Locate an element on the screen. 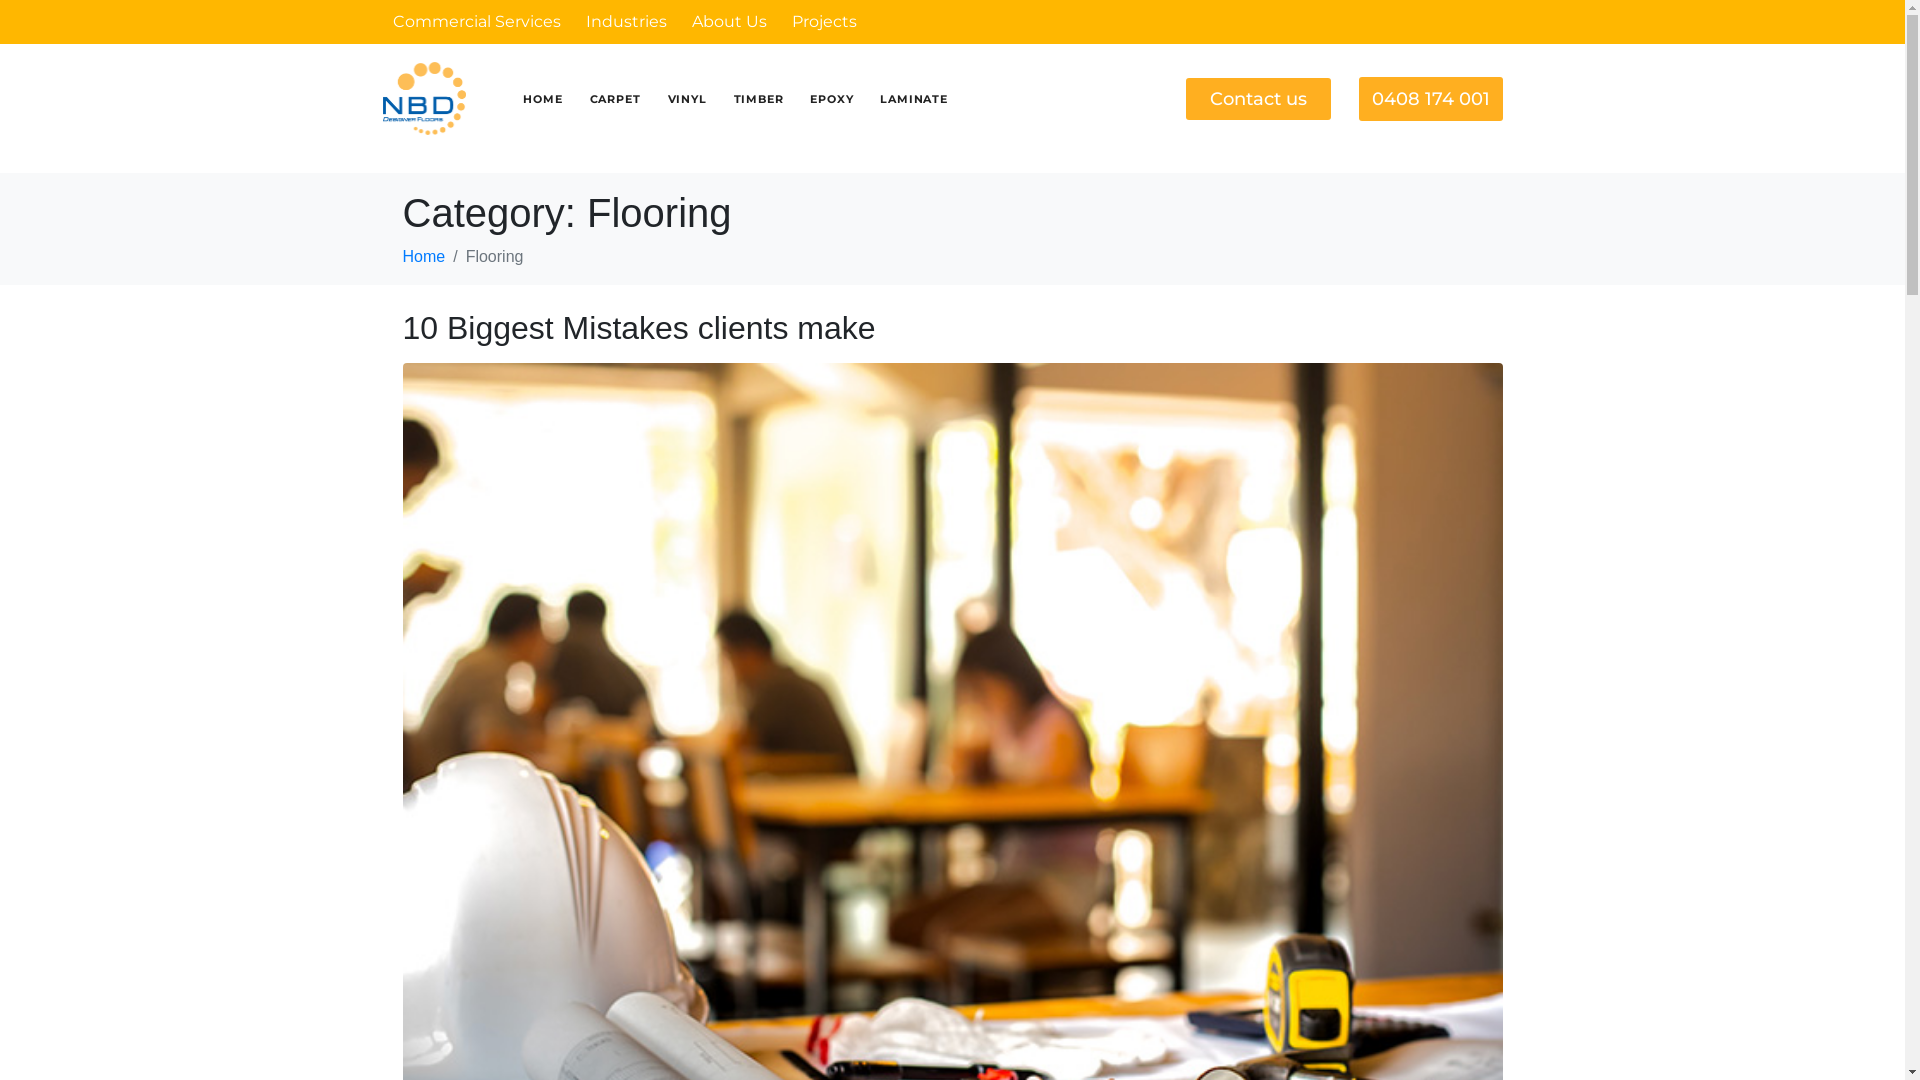 The width and height of the screenshot is (1920, 1080). 'Commercial Services' is located at coordinates (474, 21).